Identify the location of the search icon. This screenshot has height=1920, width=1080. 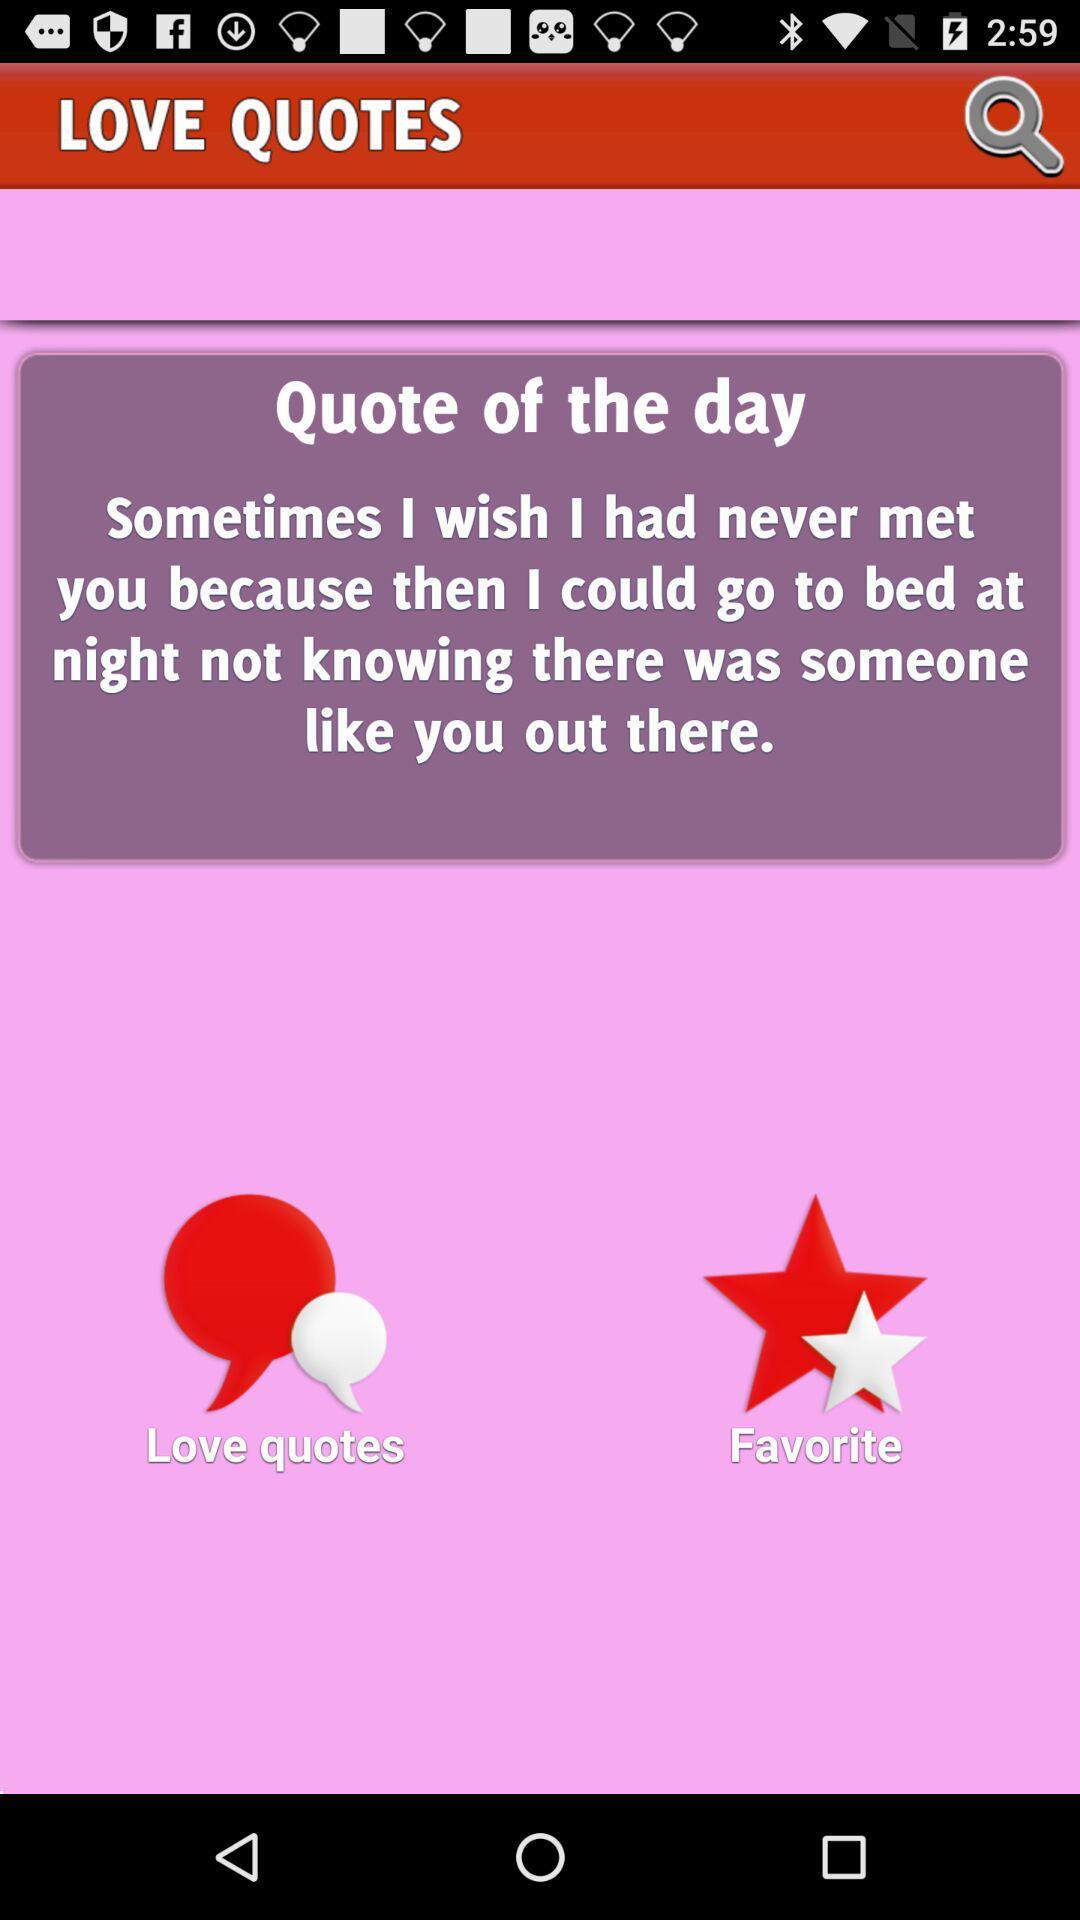
(1014, 133).